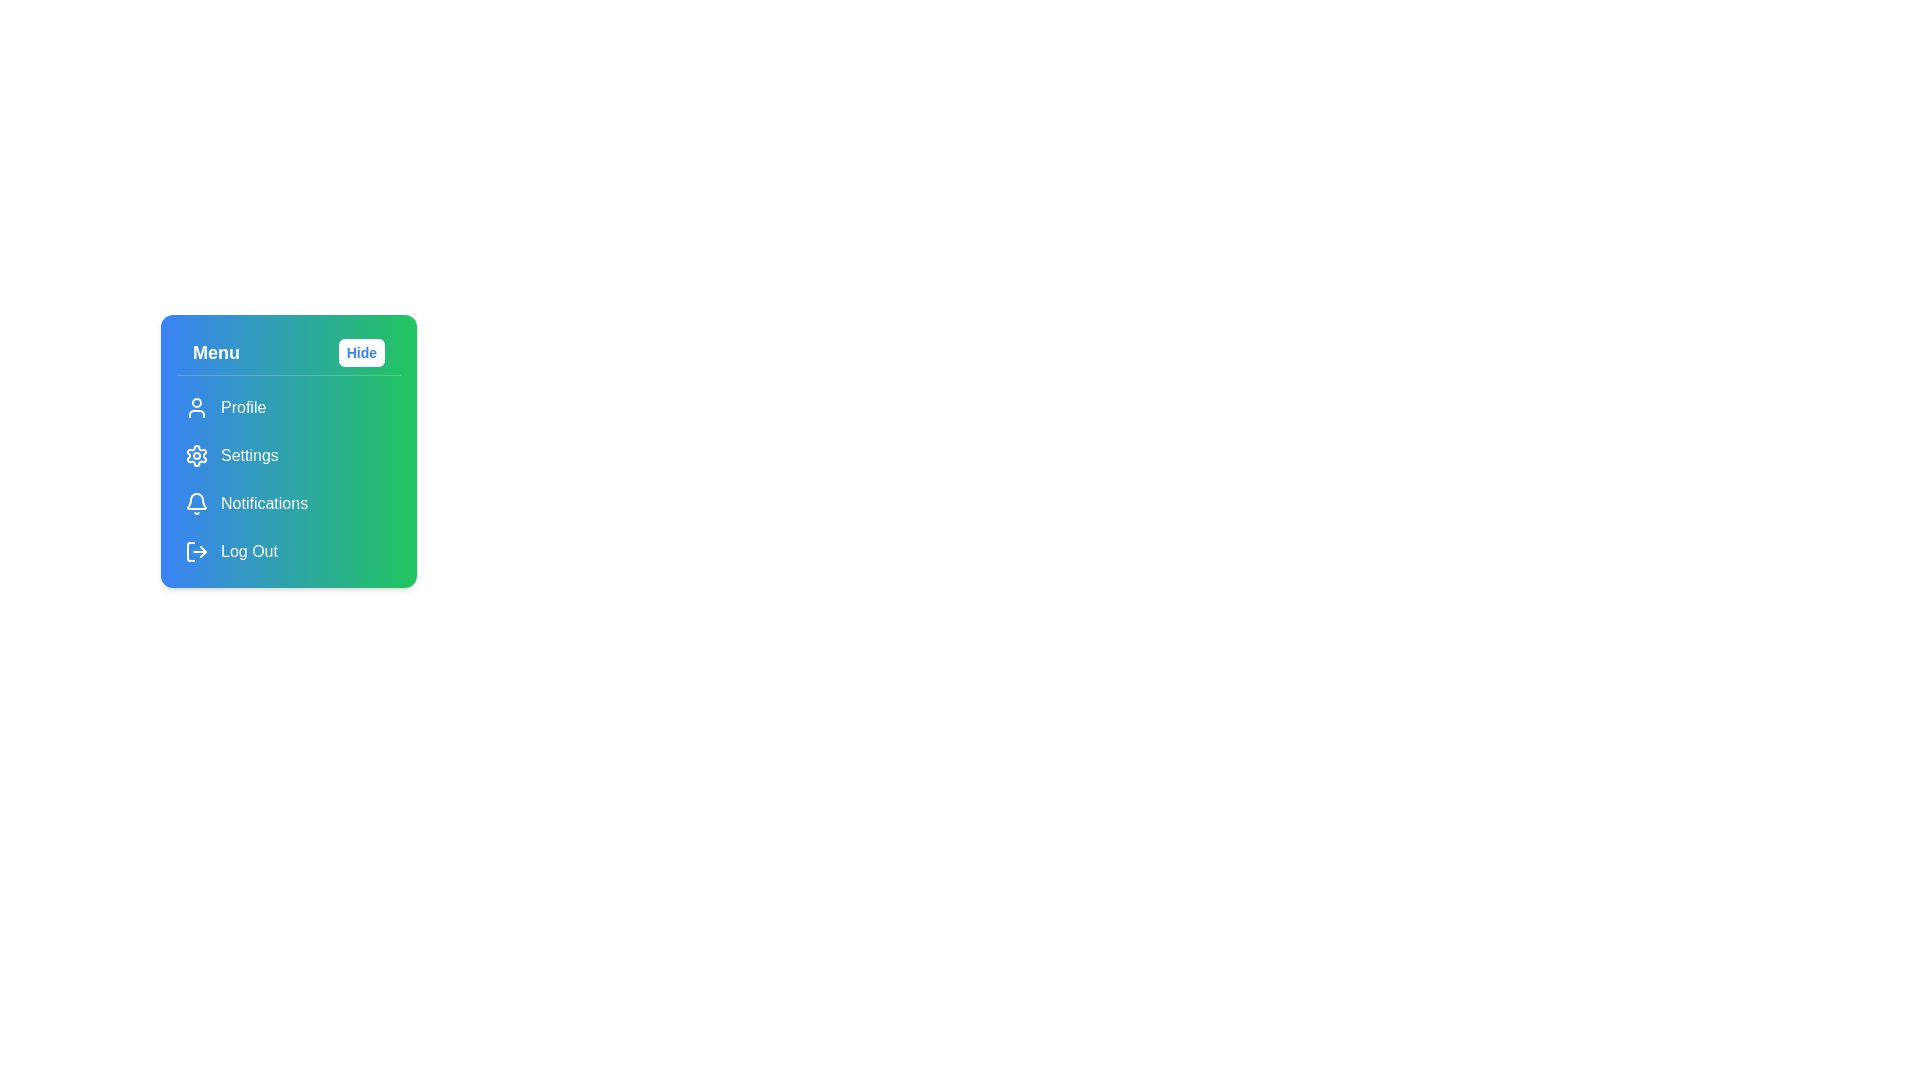  I want to click on the 'Notifications' button, which is the third option in the vertical menu list, so click(287, 503).